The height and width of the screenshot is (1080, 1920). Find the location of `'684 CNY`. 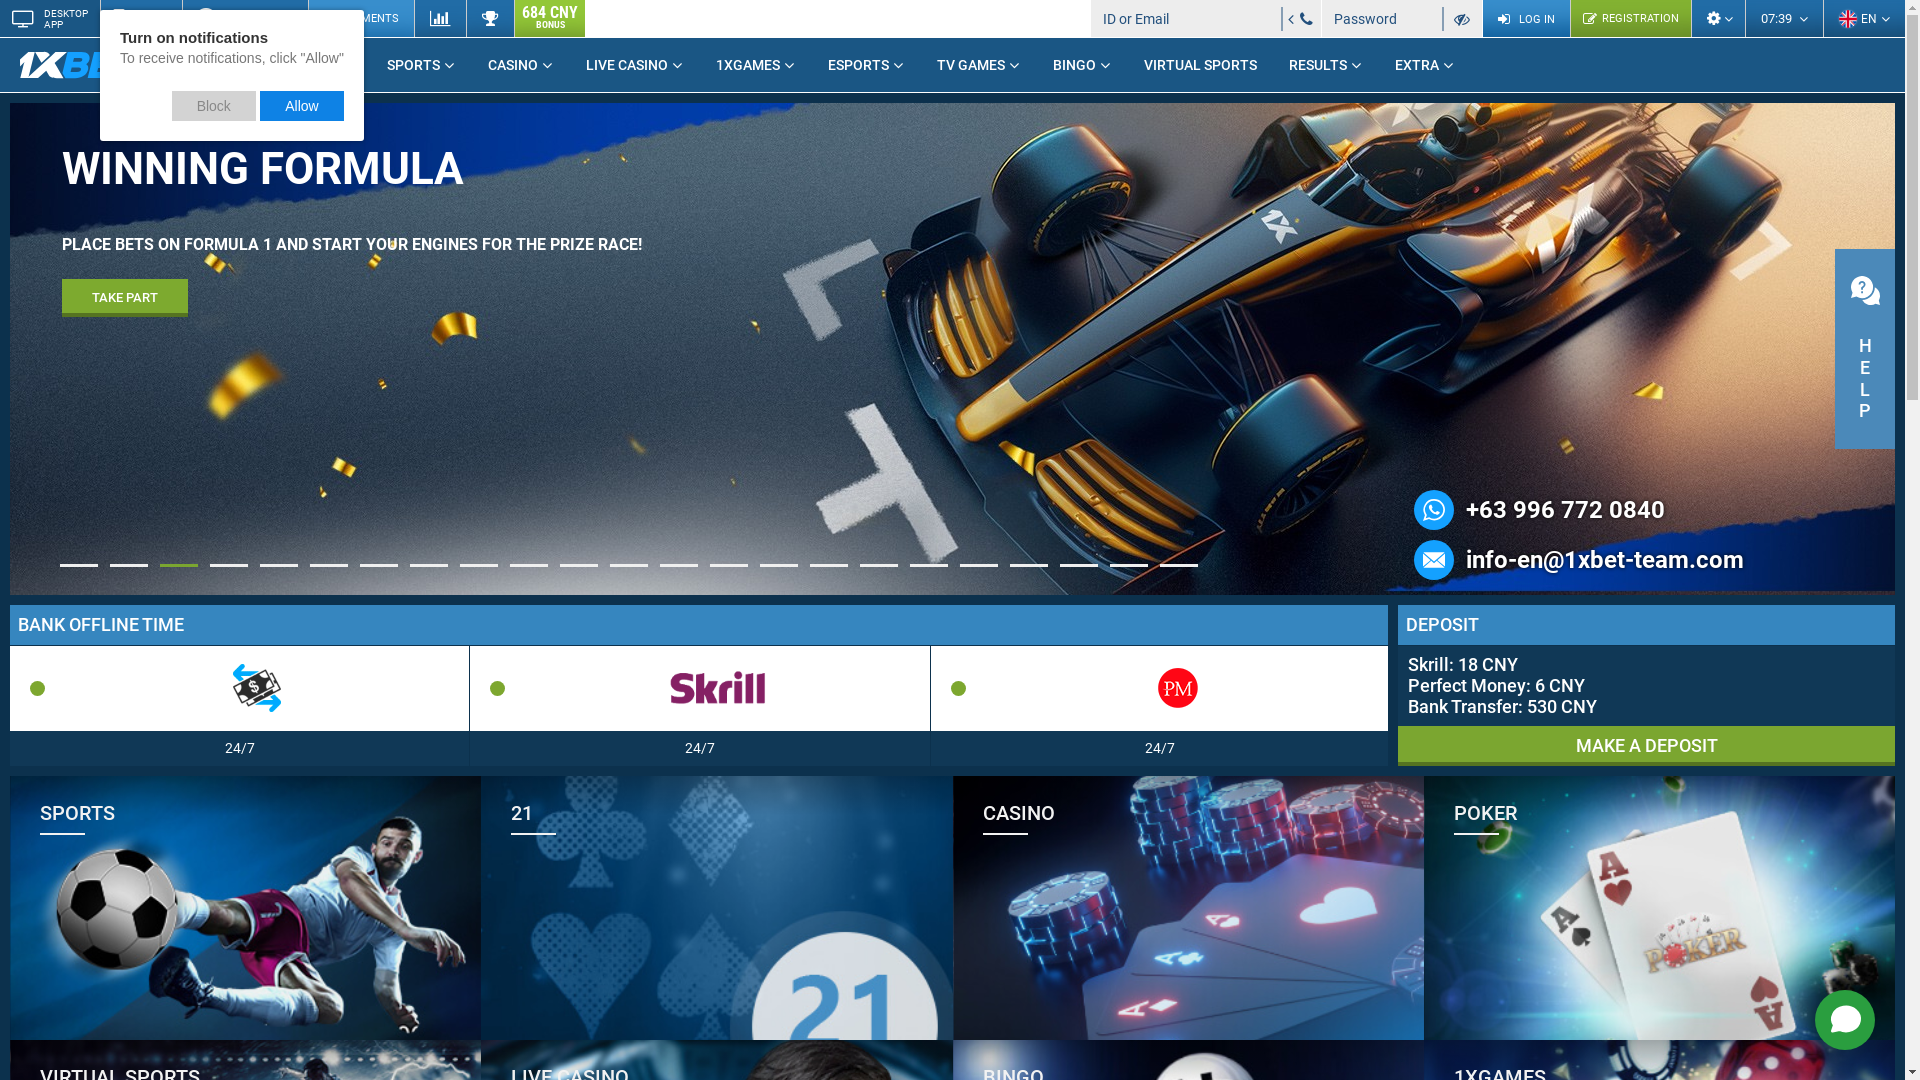

'684 CNY is located at coordinates (513, 18).